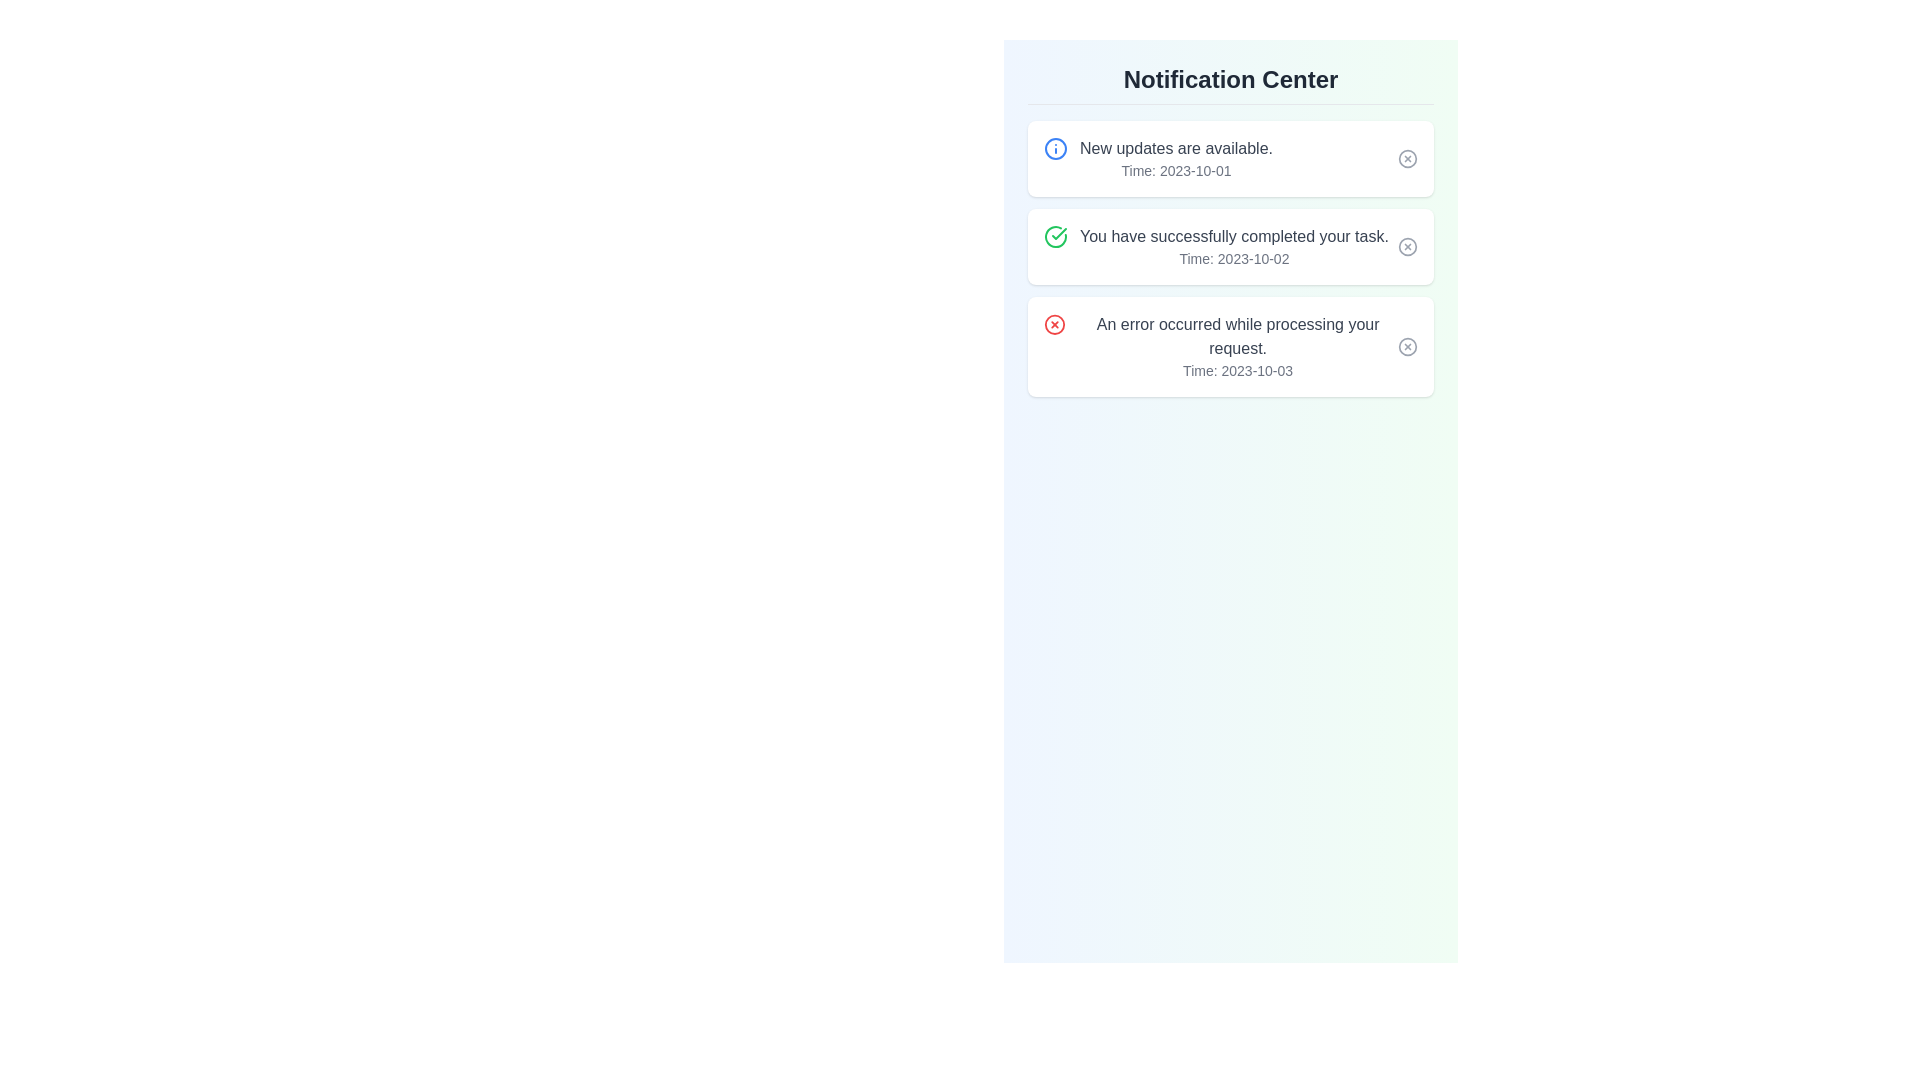 The width and height of the screenshot is (1920, 1080). Describe the element at coordinates (1233, 257) in the screenshot. I see `the static text label displaying the date 'Time: 2023-10-02' located in the third notification box of the 'Notification Center'` at that location.